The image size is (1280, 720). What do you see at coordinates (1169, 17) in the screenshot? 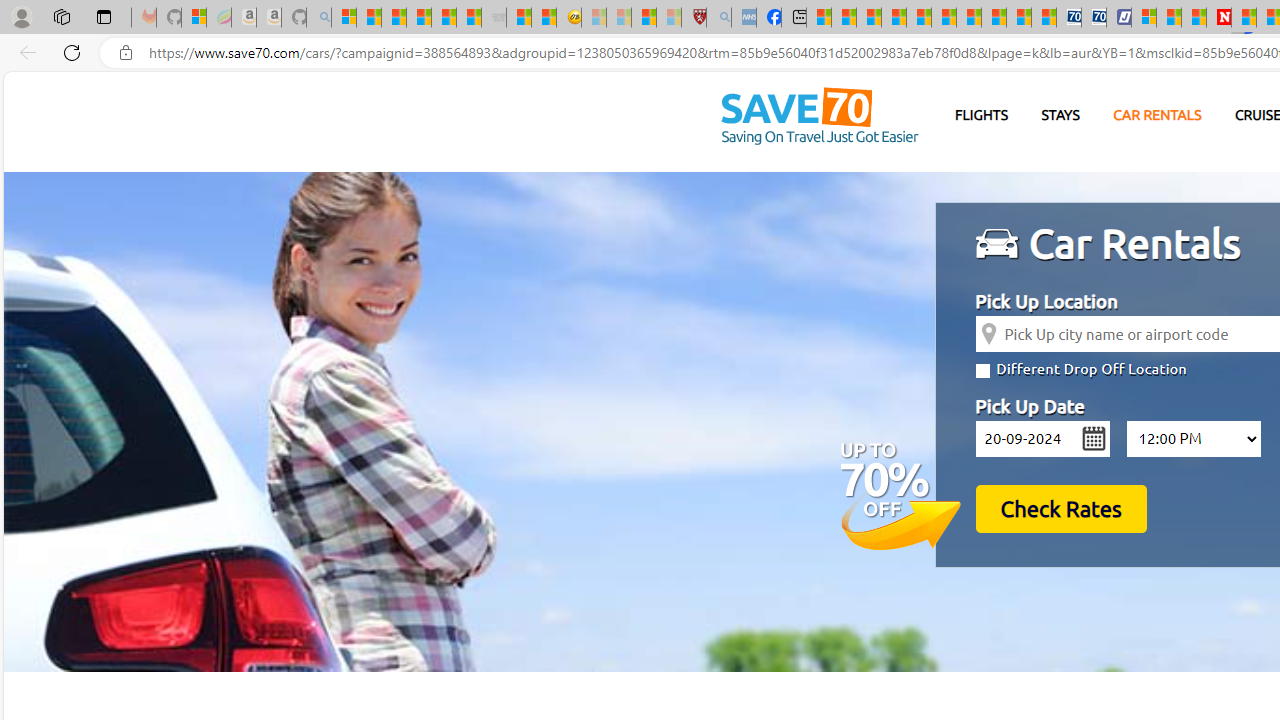
I see `'Microsoft Start'` at bounding box center [1169, 17].